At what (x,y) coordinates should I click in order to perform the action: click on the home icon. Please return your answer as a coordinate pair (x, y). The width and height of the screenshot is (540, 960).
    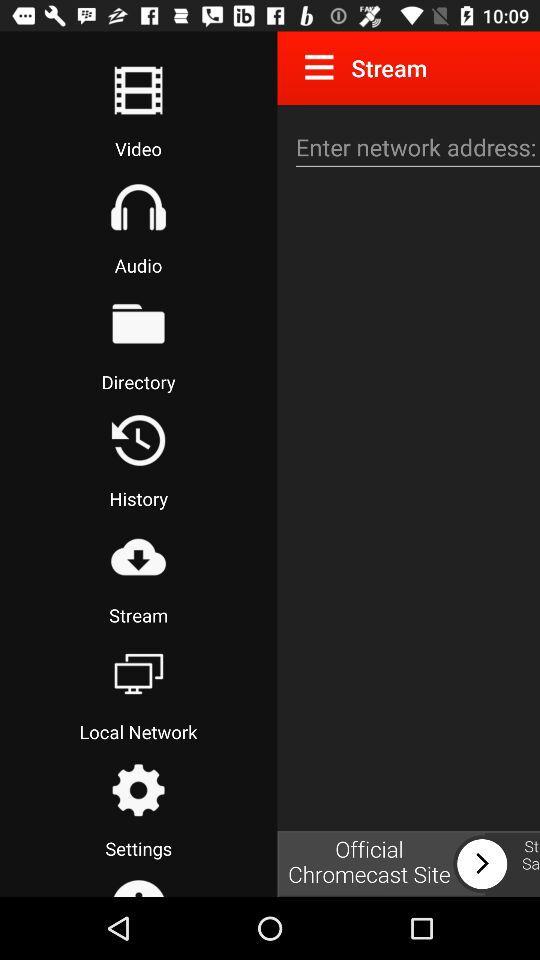
    Looking at the image, I should click on (137, 207).